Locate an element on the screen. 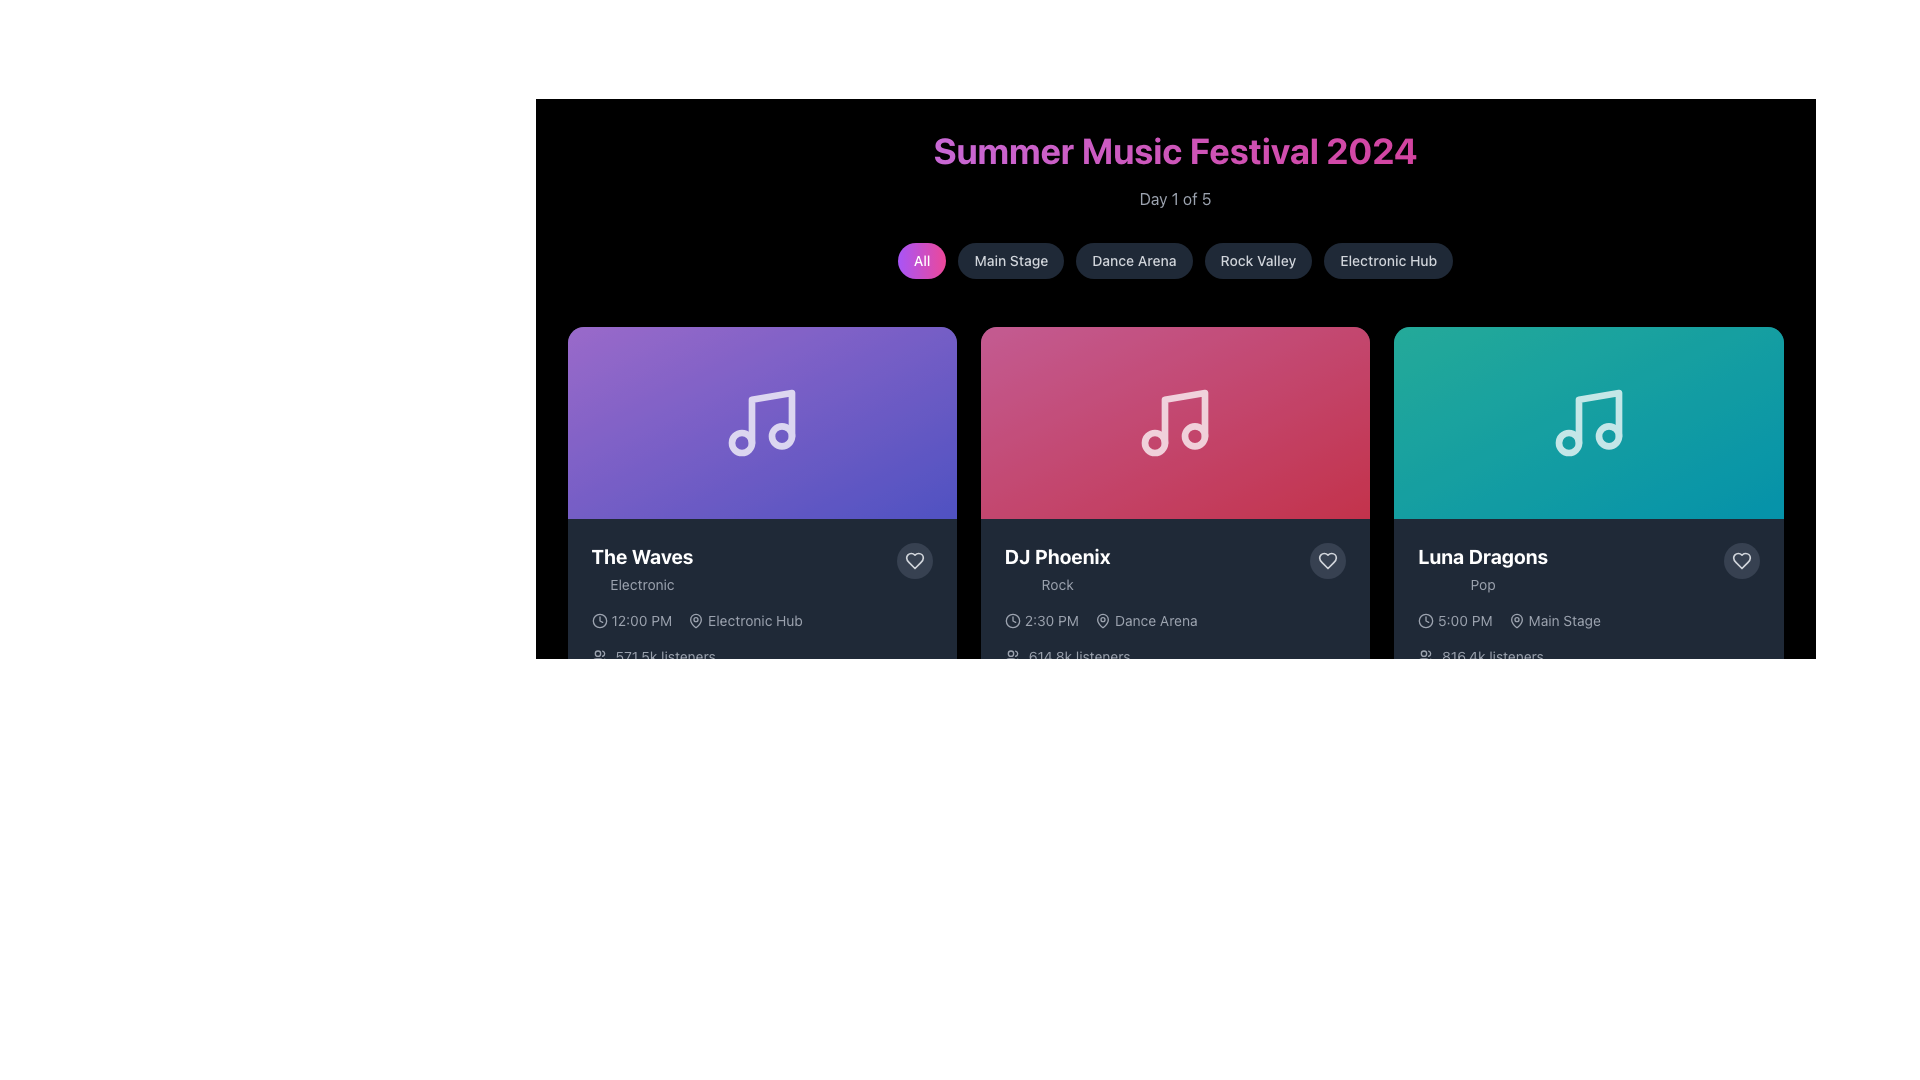  the icon representing 'listeners', which is located to the left of the '614.8k listeners' text is located at coordinates (1012, 656).